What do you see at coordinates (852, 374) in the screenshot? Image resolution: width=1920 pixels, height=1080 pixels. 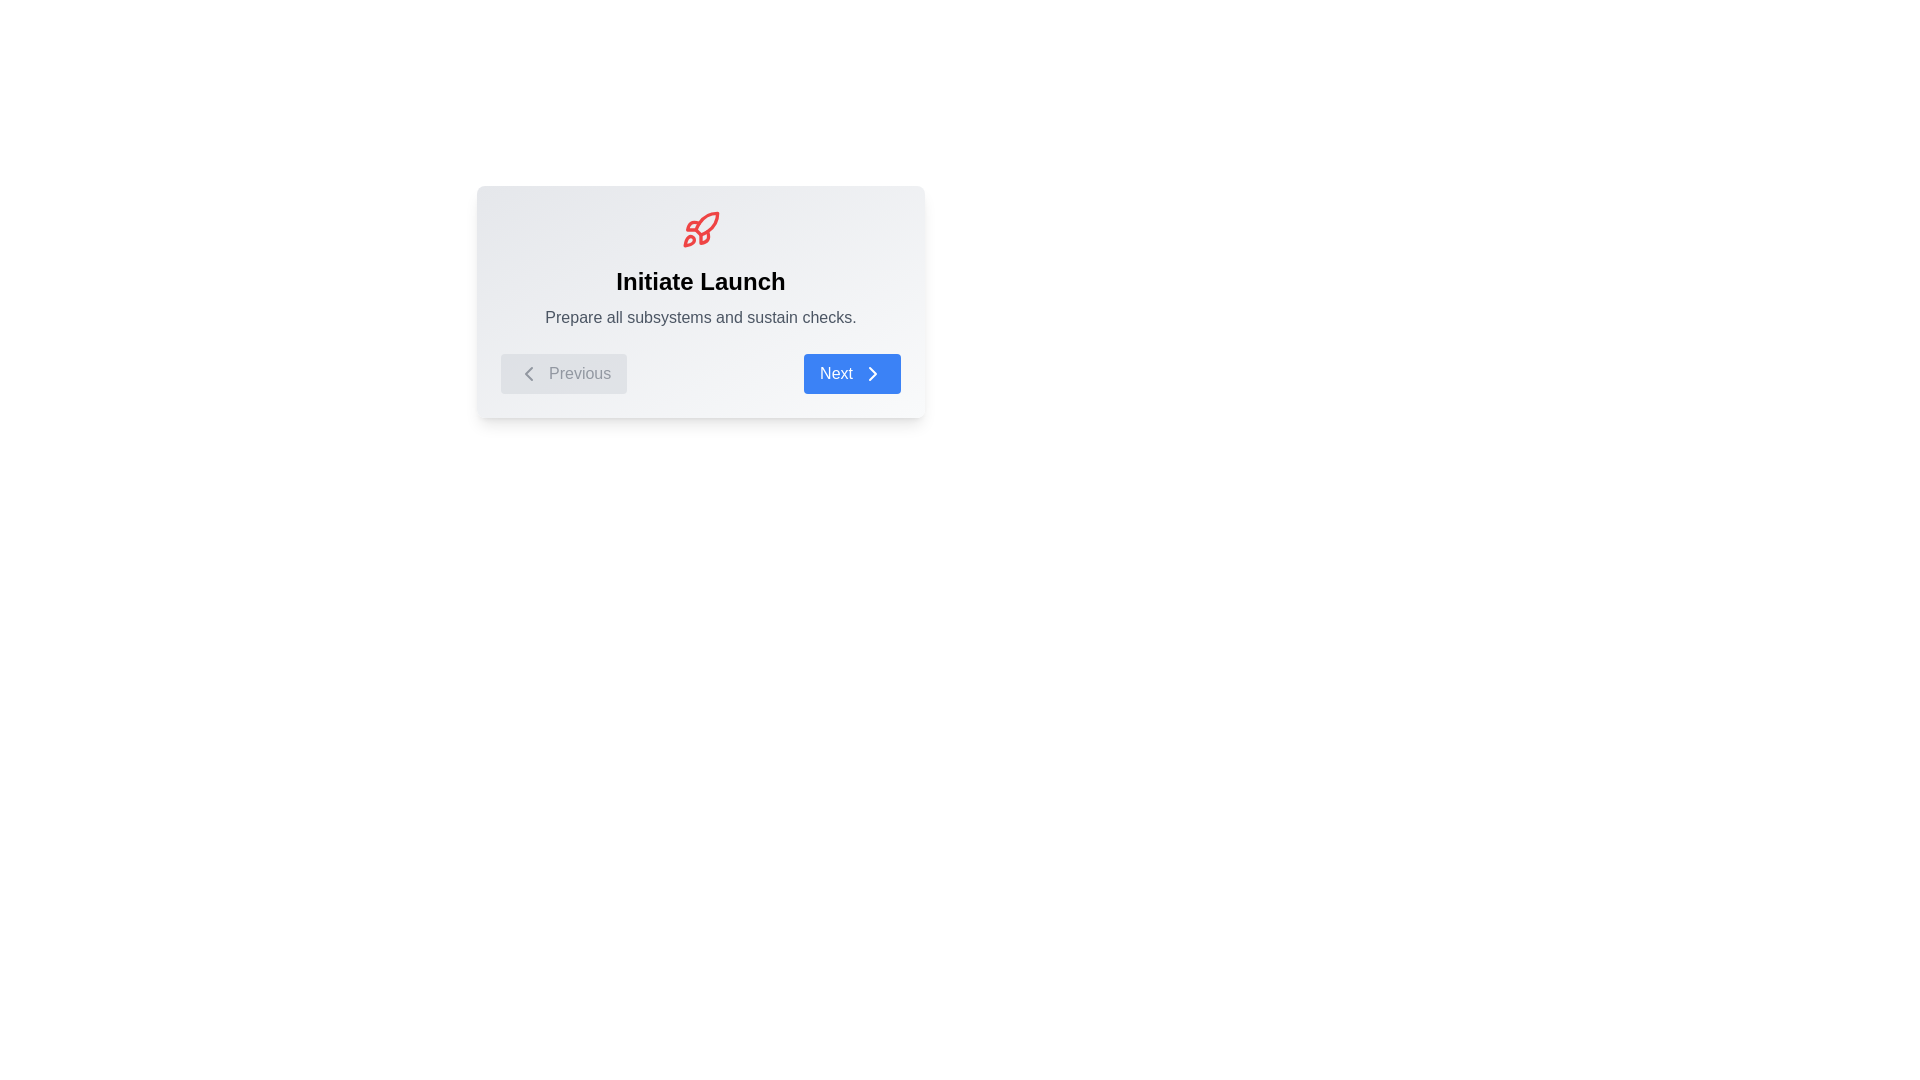 I see `the Next button to navigate` at bounding box center [852, 374].